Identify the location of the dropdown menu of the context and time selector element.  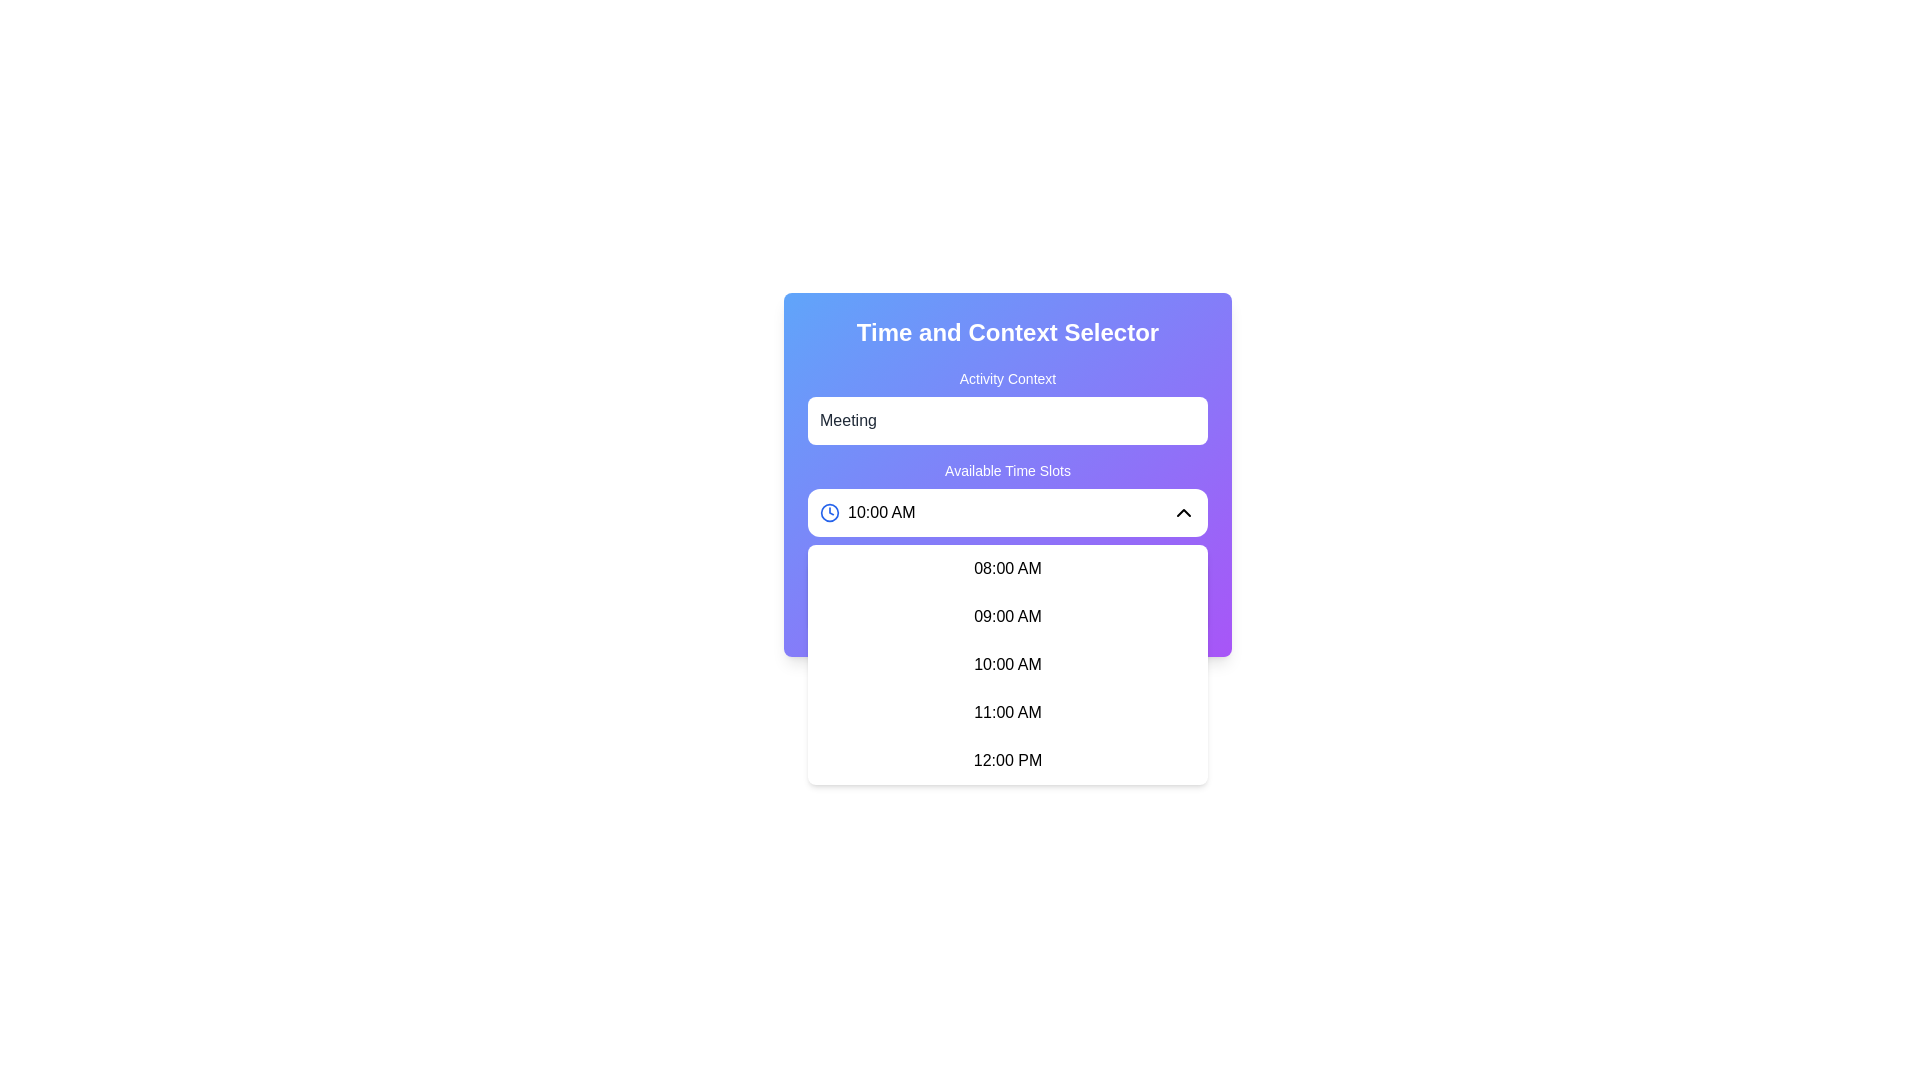
(1008, 474).